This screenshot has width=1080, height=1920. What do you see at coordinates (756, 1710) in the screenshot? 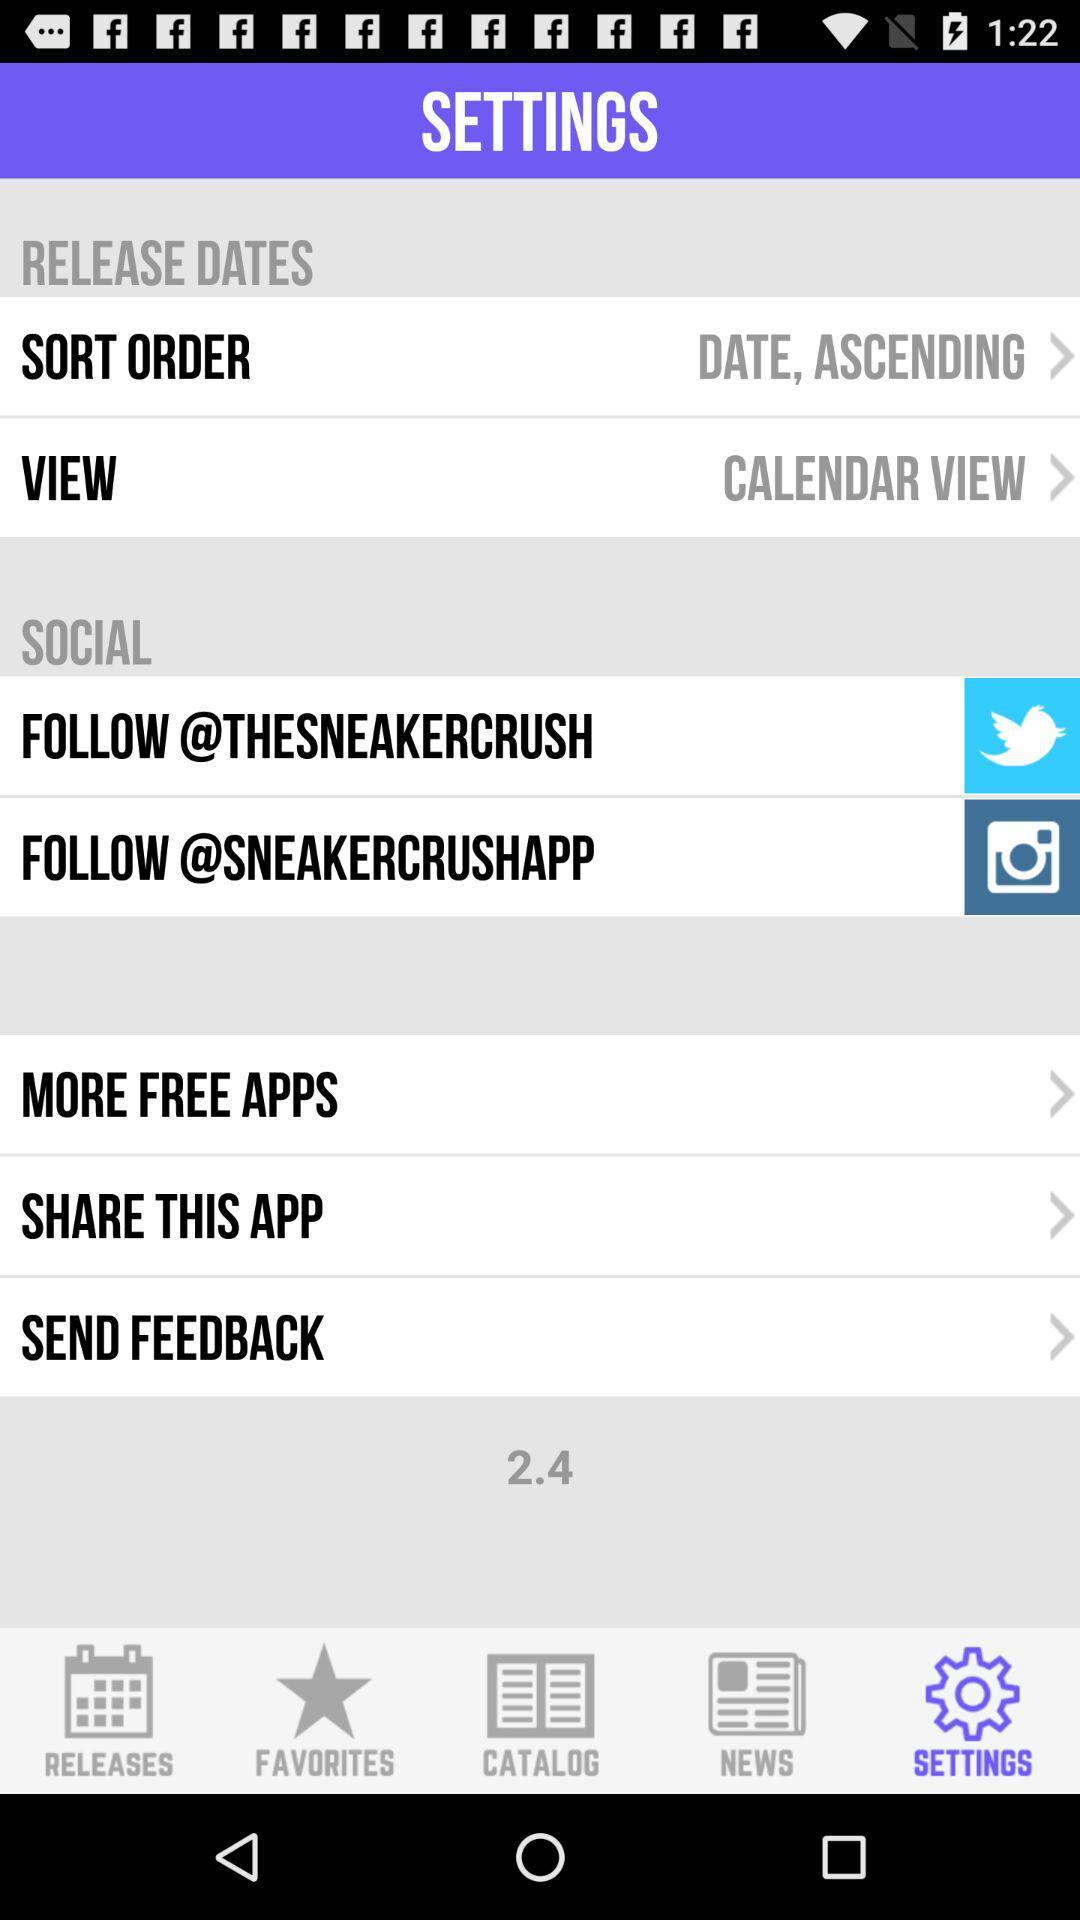
I see `shows the news icon` at bounding box center [756, 1710].